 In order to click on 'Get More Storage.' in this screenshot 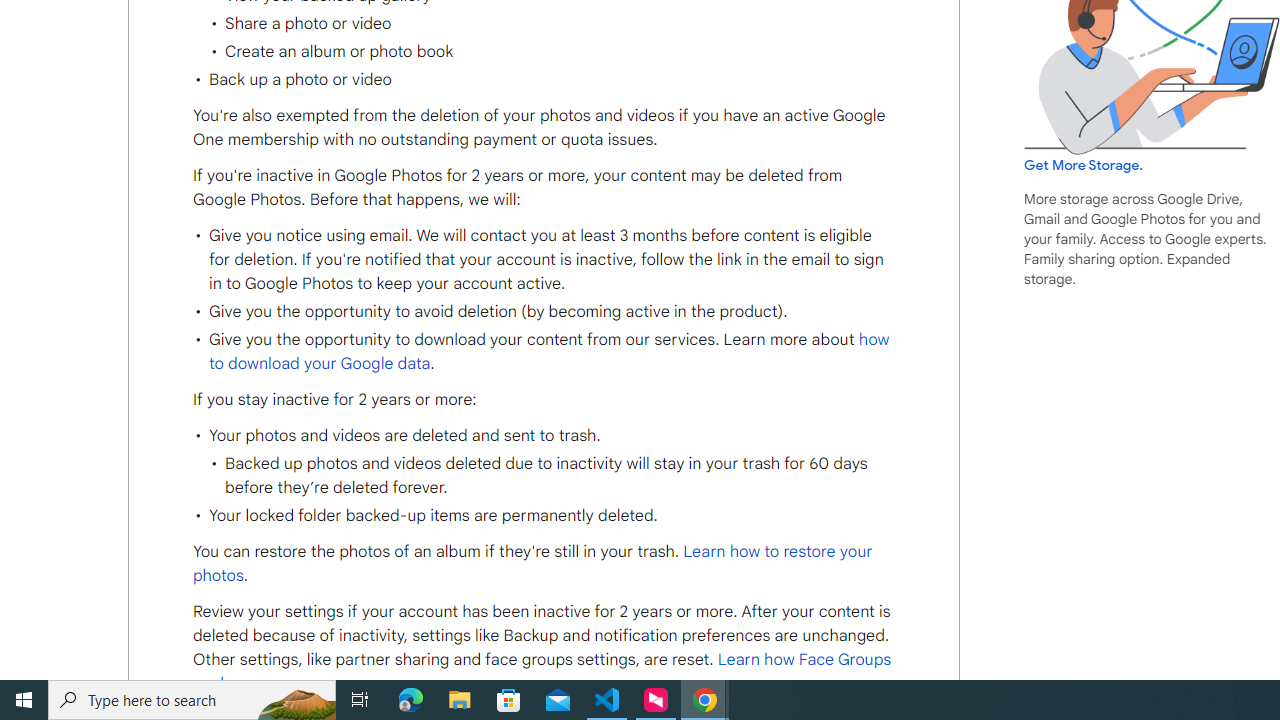, I will do `click(1082, 164)`.